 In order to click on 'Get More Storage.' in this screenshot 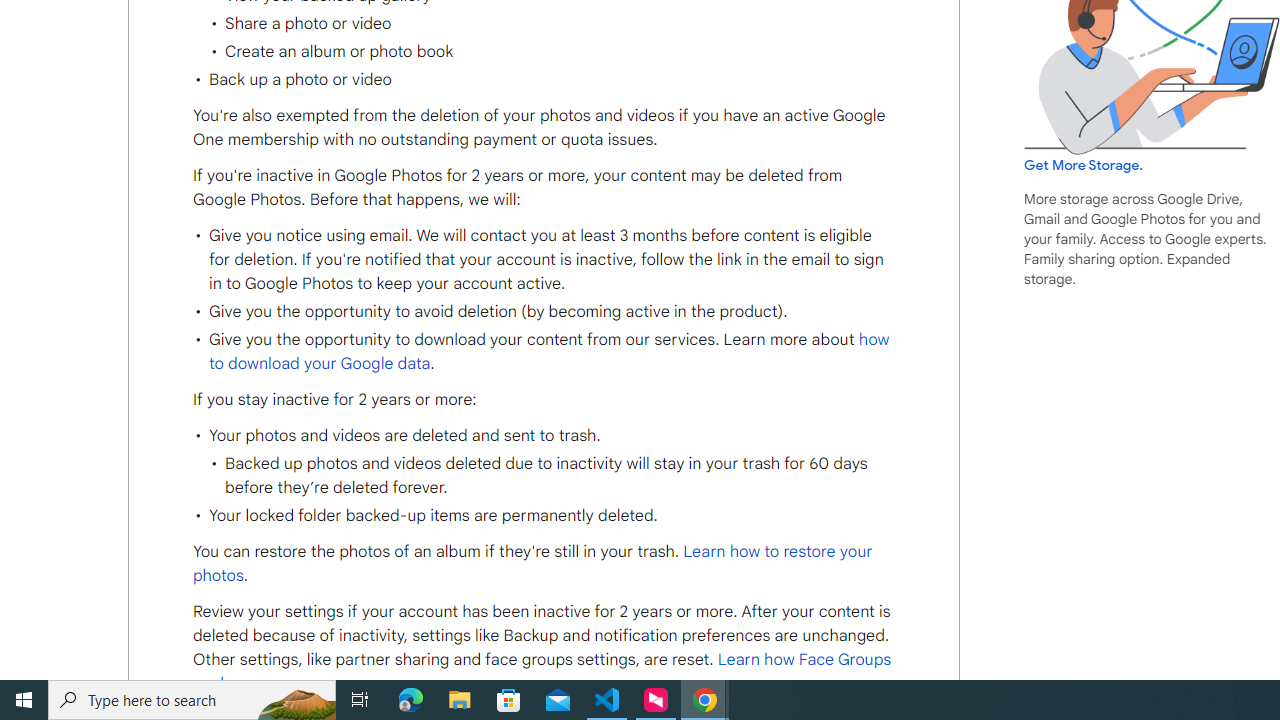, I will do `click(1082, 164)`.